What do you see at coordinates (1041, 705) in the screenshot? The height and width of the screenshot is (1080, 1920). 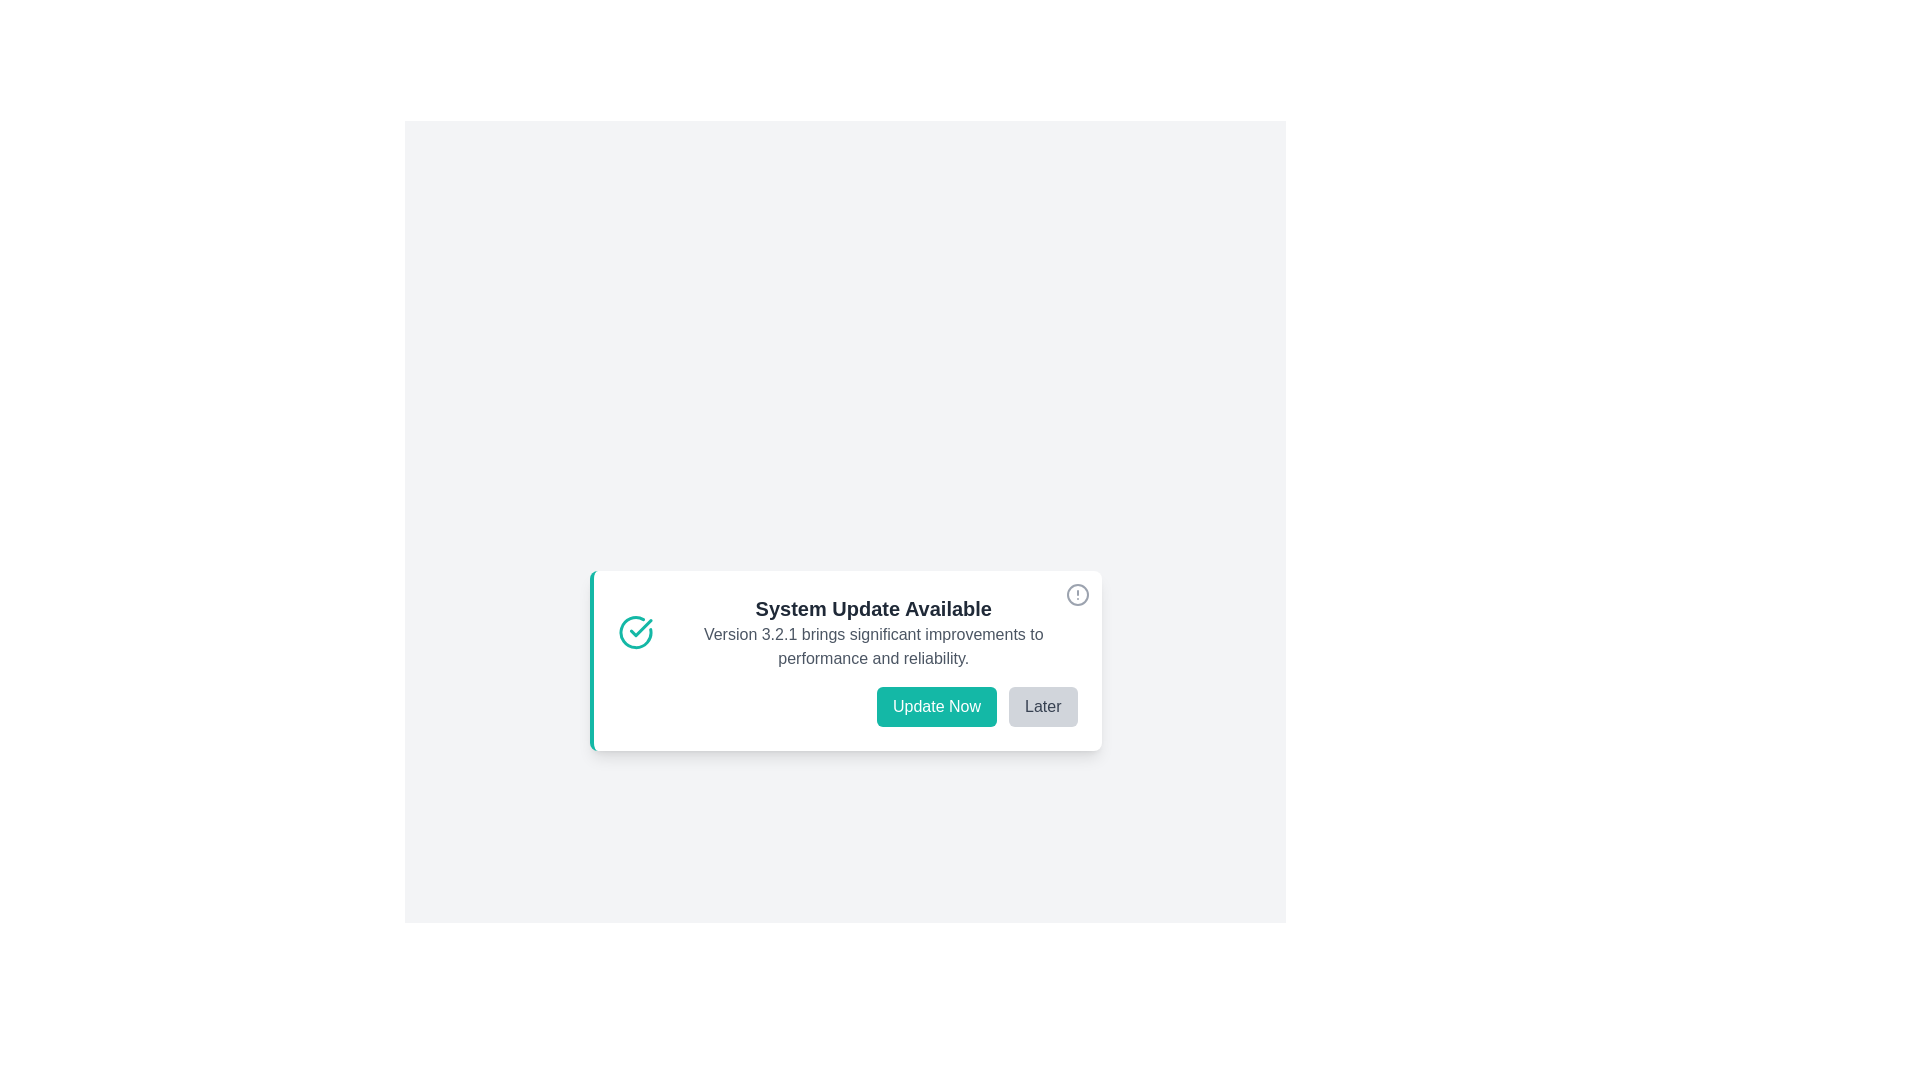 I see `'Later' button to postpone the update` at bounding box center [1041, 705].